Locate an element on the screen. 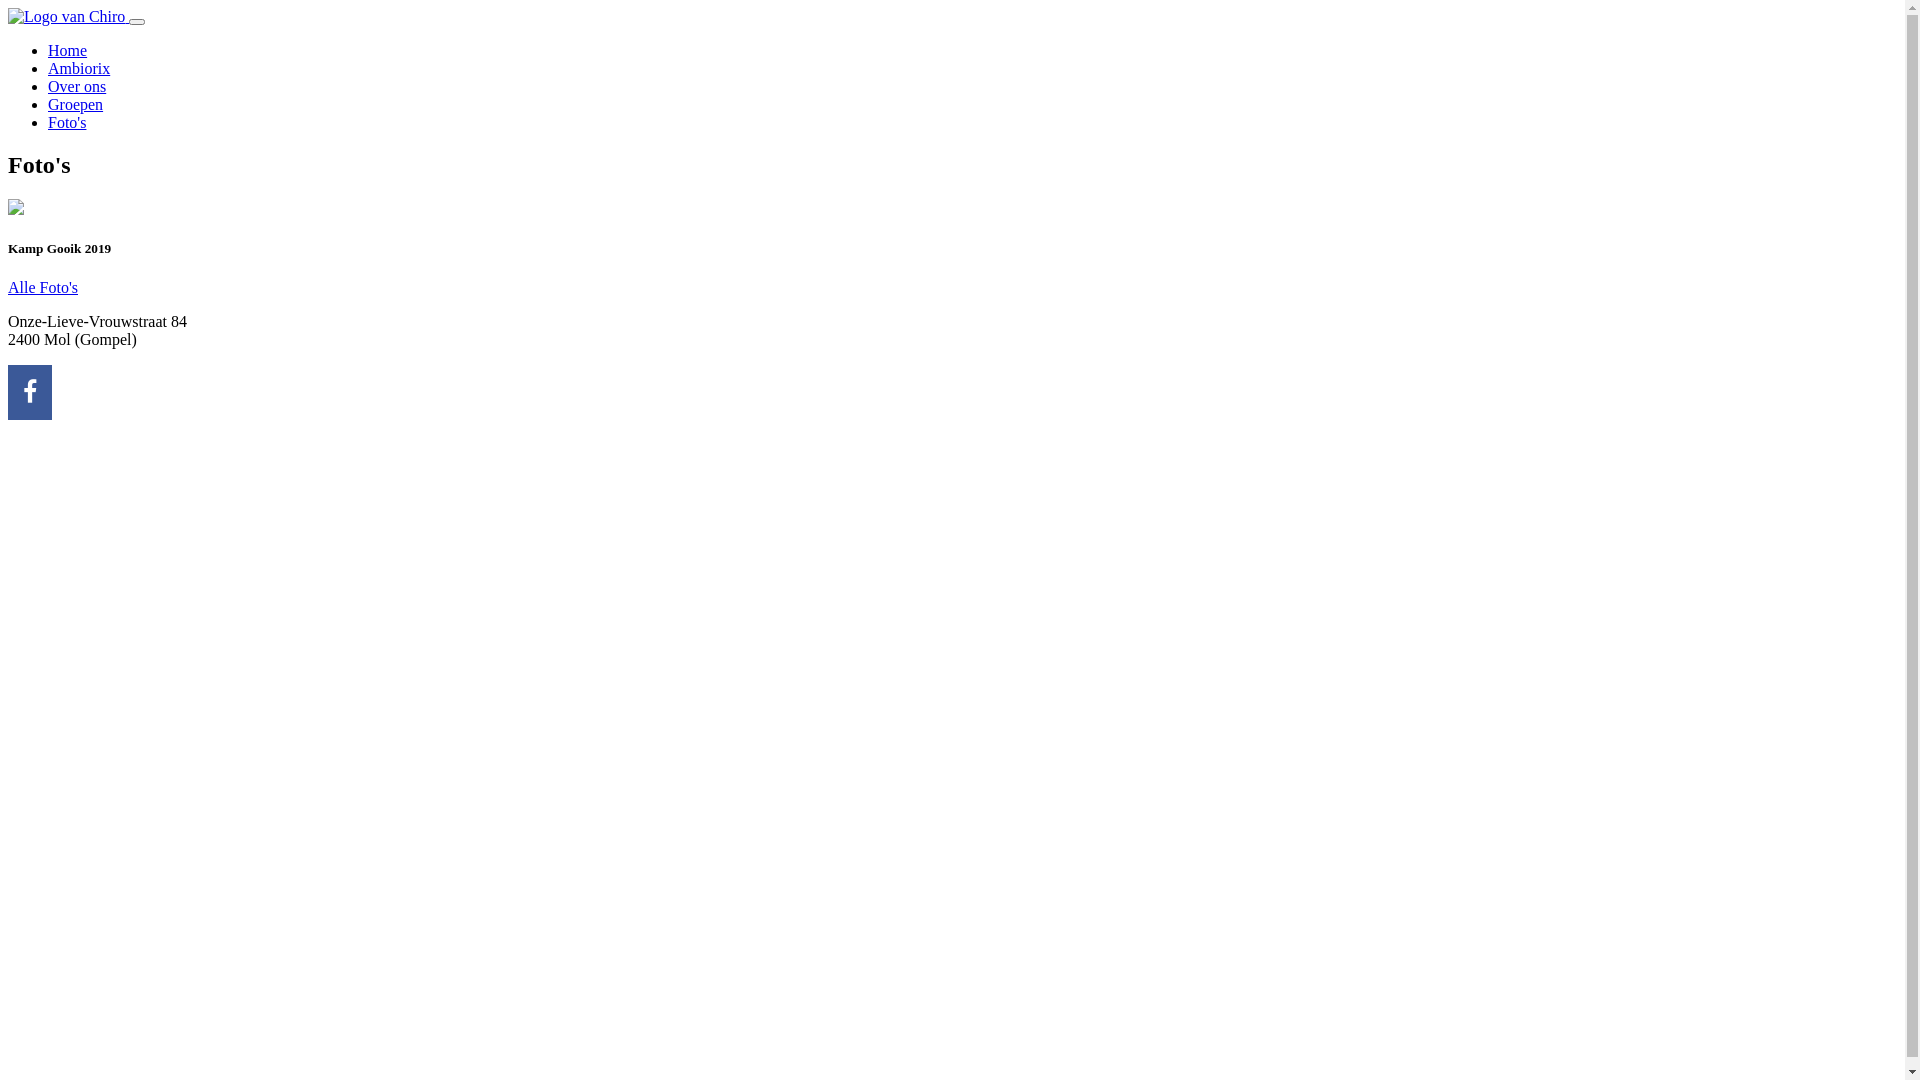 The image size is (1920, 1080). 'Home' is located at coordinates (48, 49).